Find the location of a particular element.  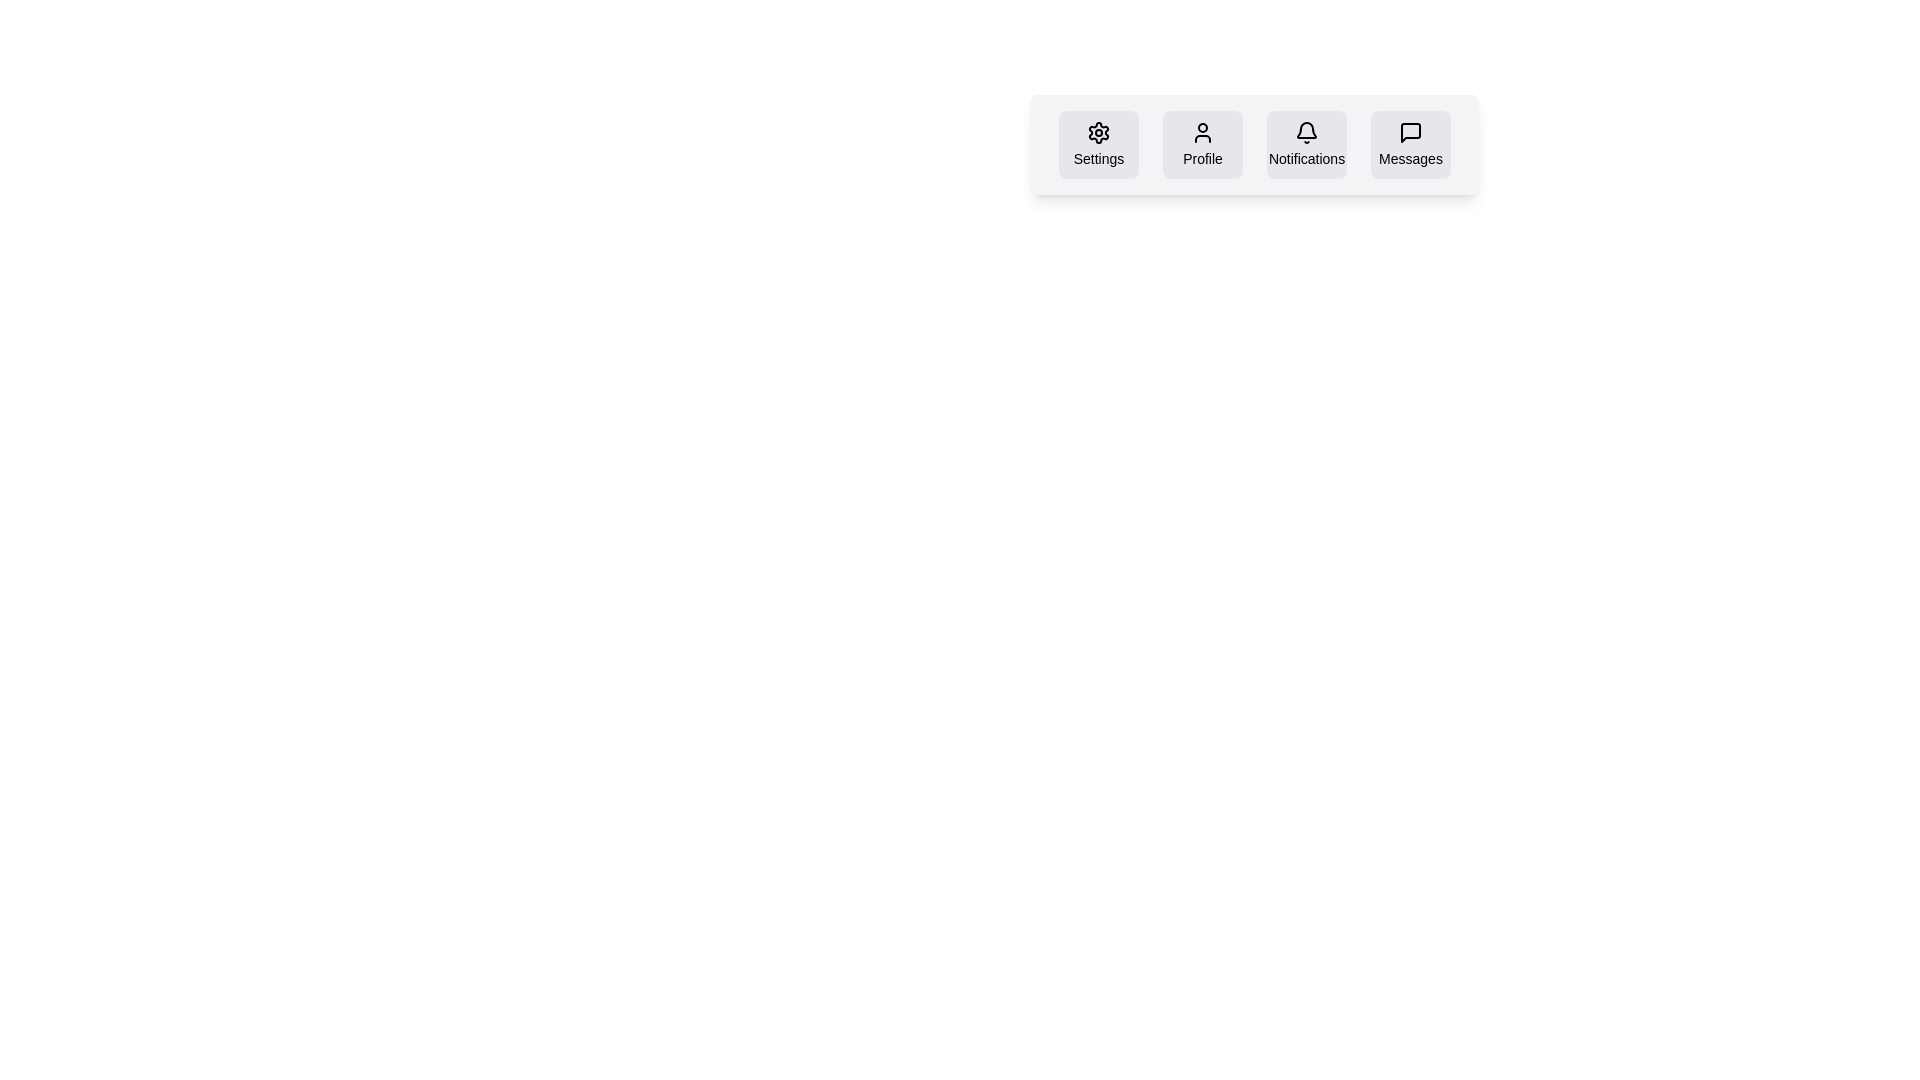

the bell-shaped icon within the 'Notifications' button, which is displayed in black over a light gray background is located at coordinates (1306, 132).